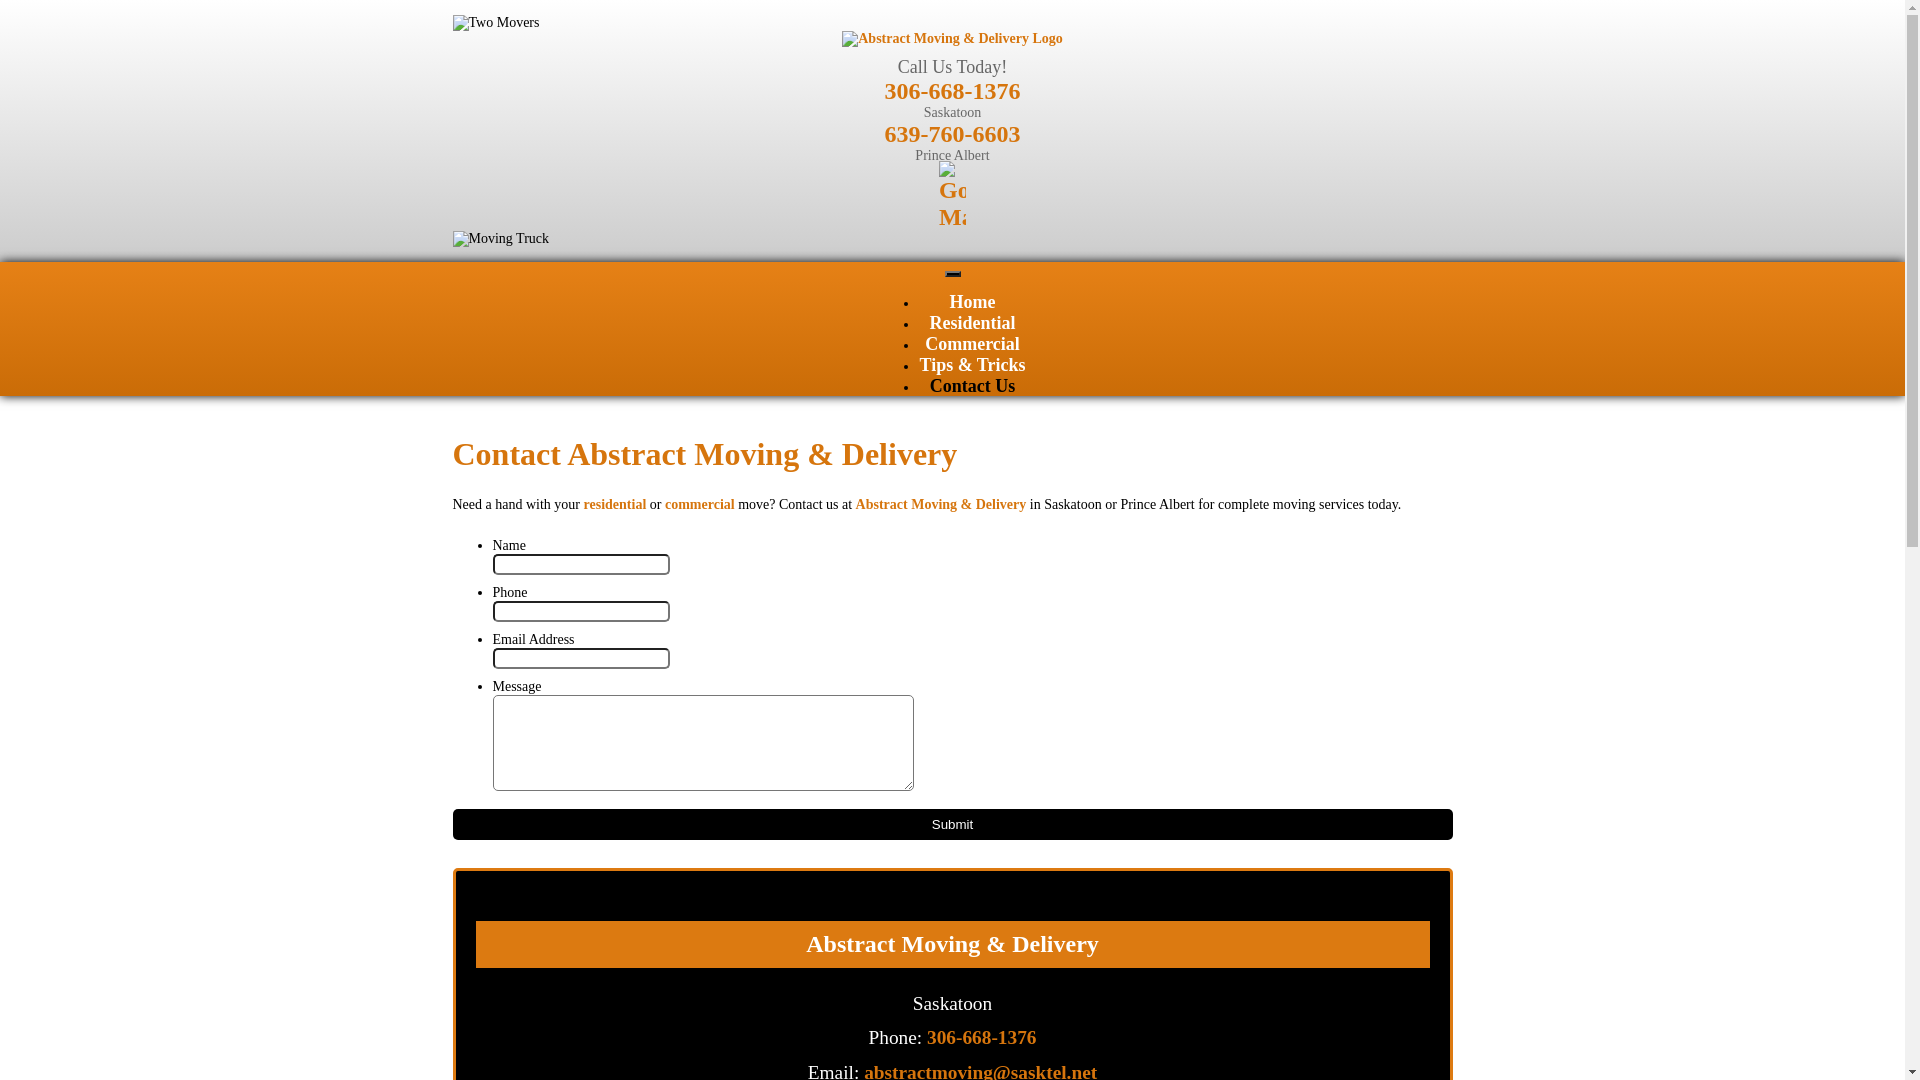  What do you see at coordinates (614, 503) in the screenshot?
I see `'residential'` at bounding box center [614, 503].